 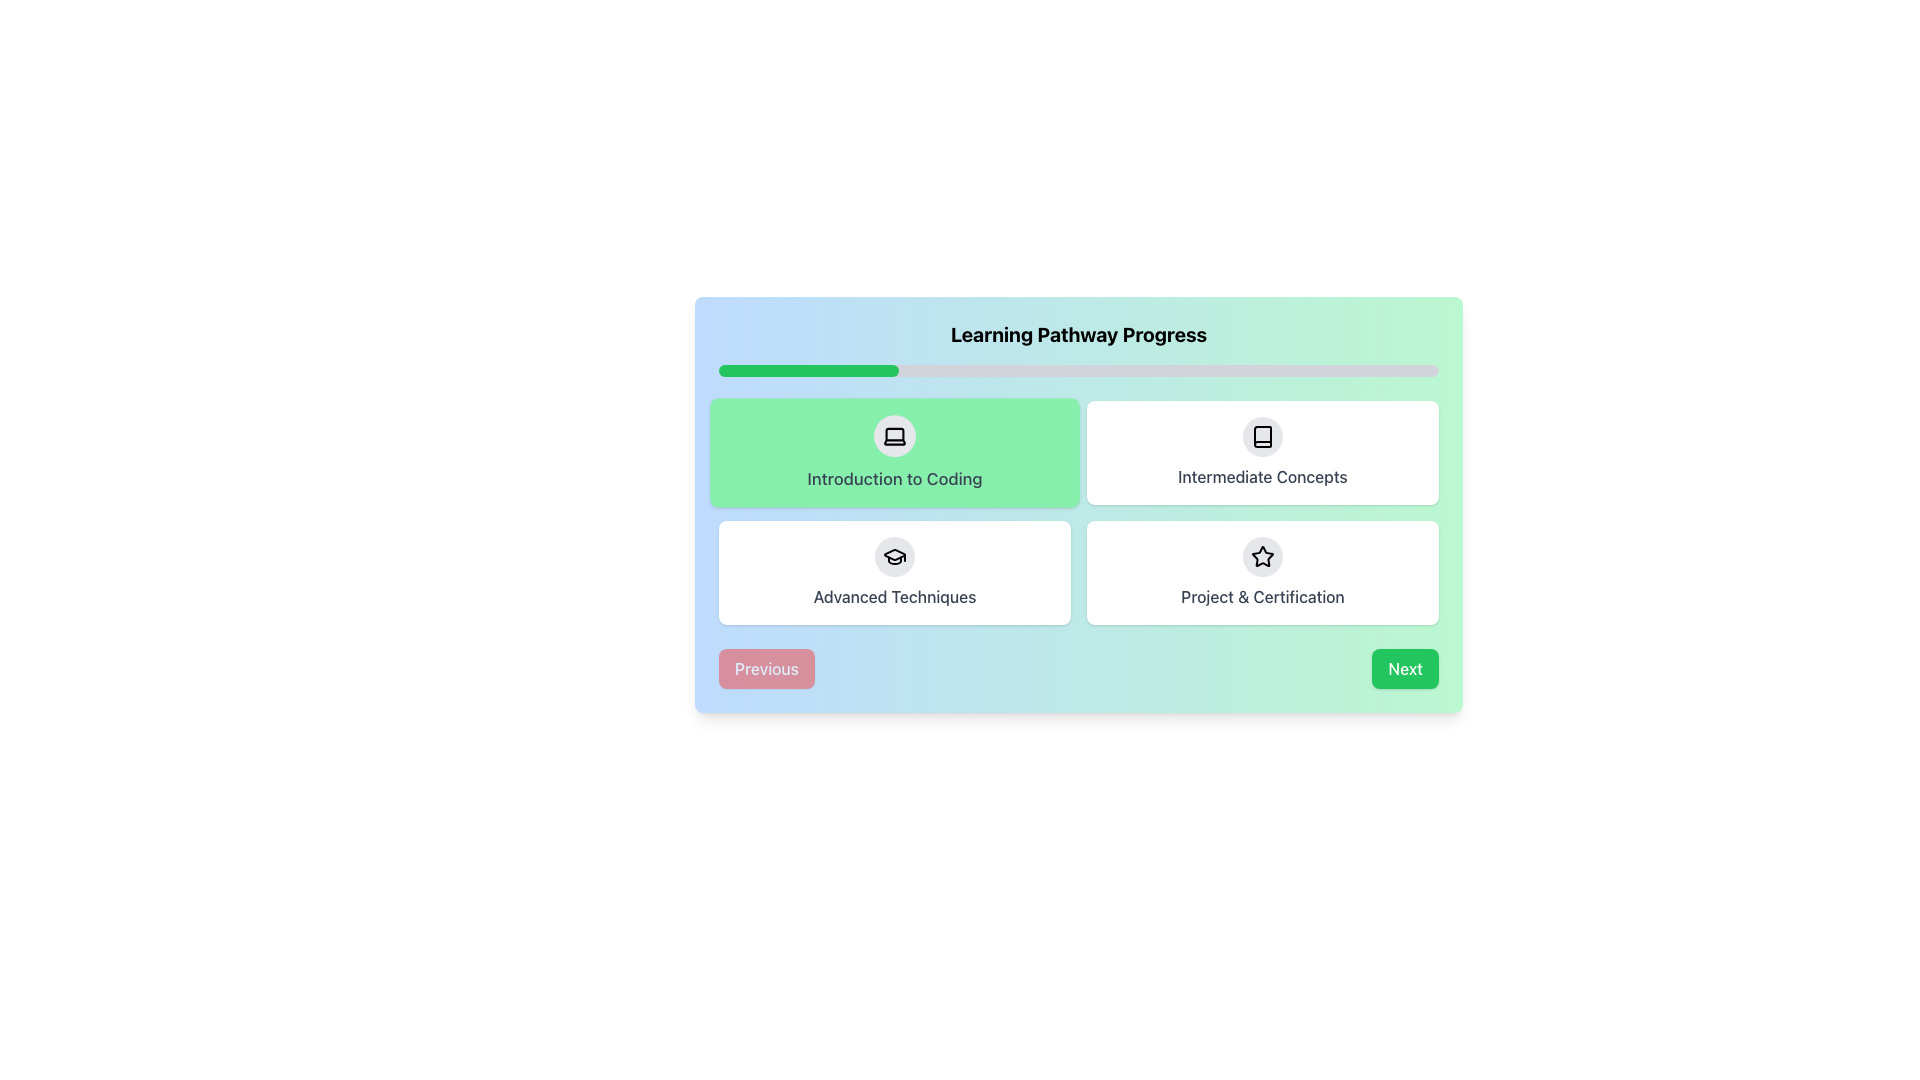 What do you see at coordinates (1261, 477) in the screenshot?
I see `the text label displaying 'Intermediate Concepts' located below an inline icon in a card-style layout` at bounding box center [1261, 477].